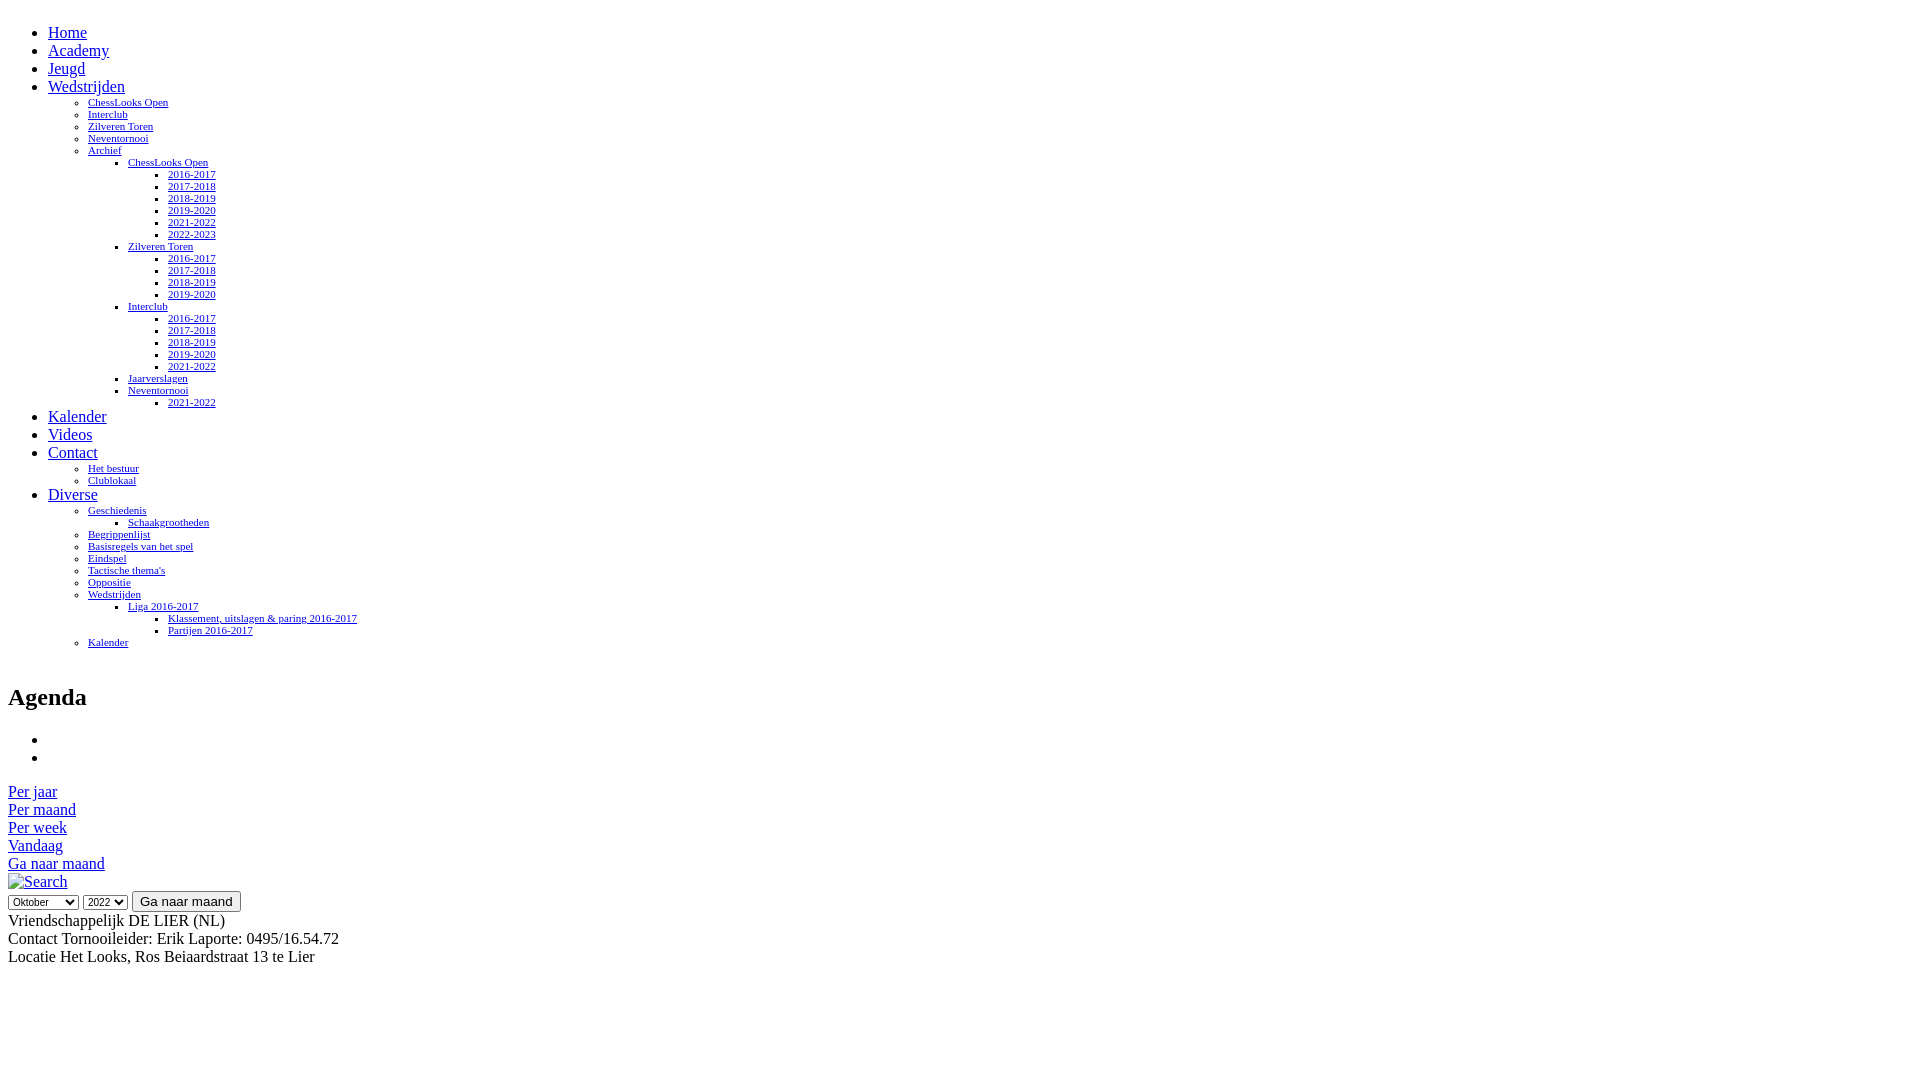  What do you see at coordinates (72, 452) in the screenshot?
I see `'Contact'` at bounding box center [72, 452].